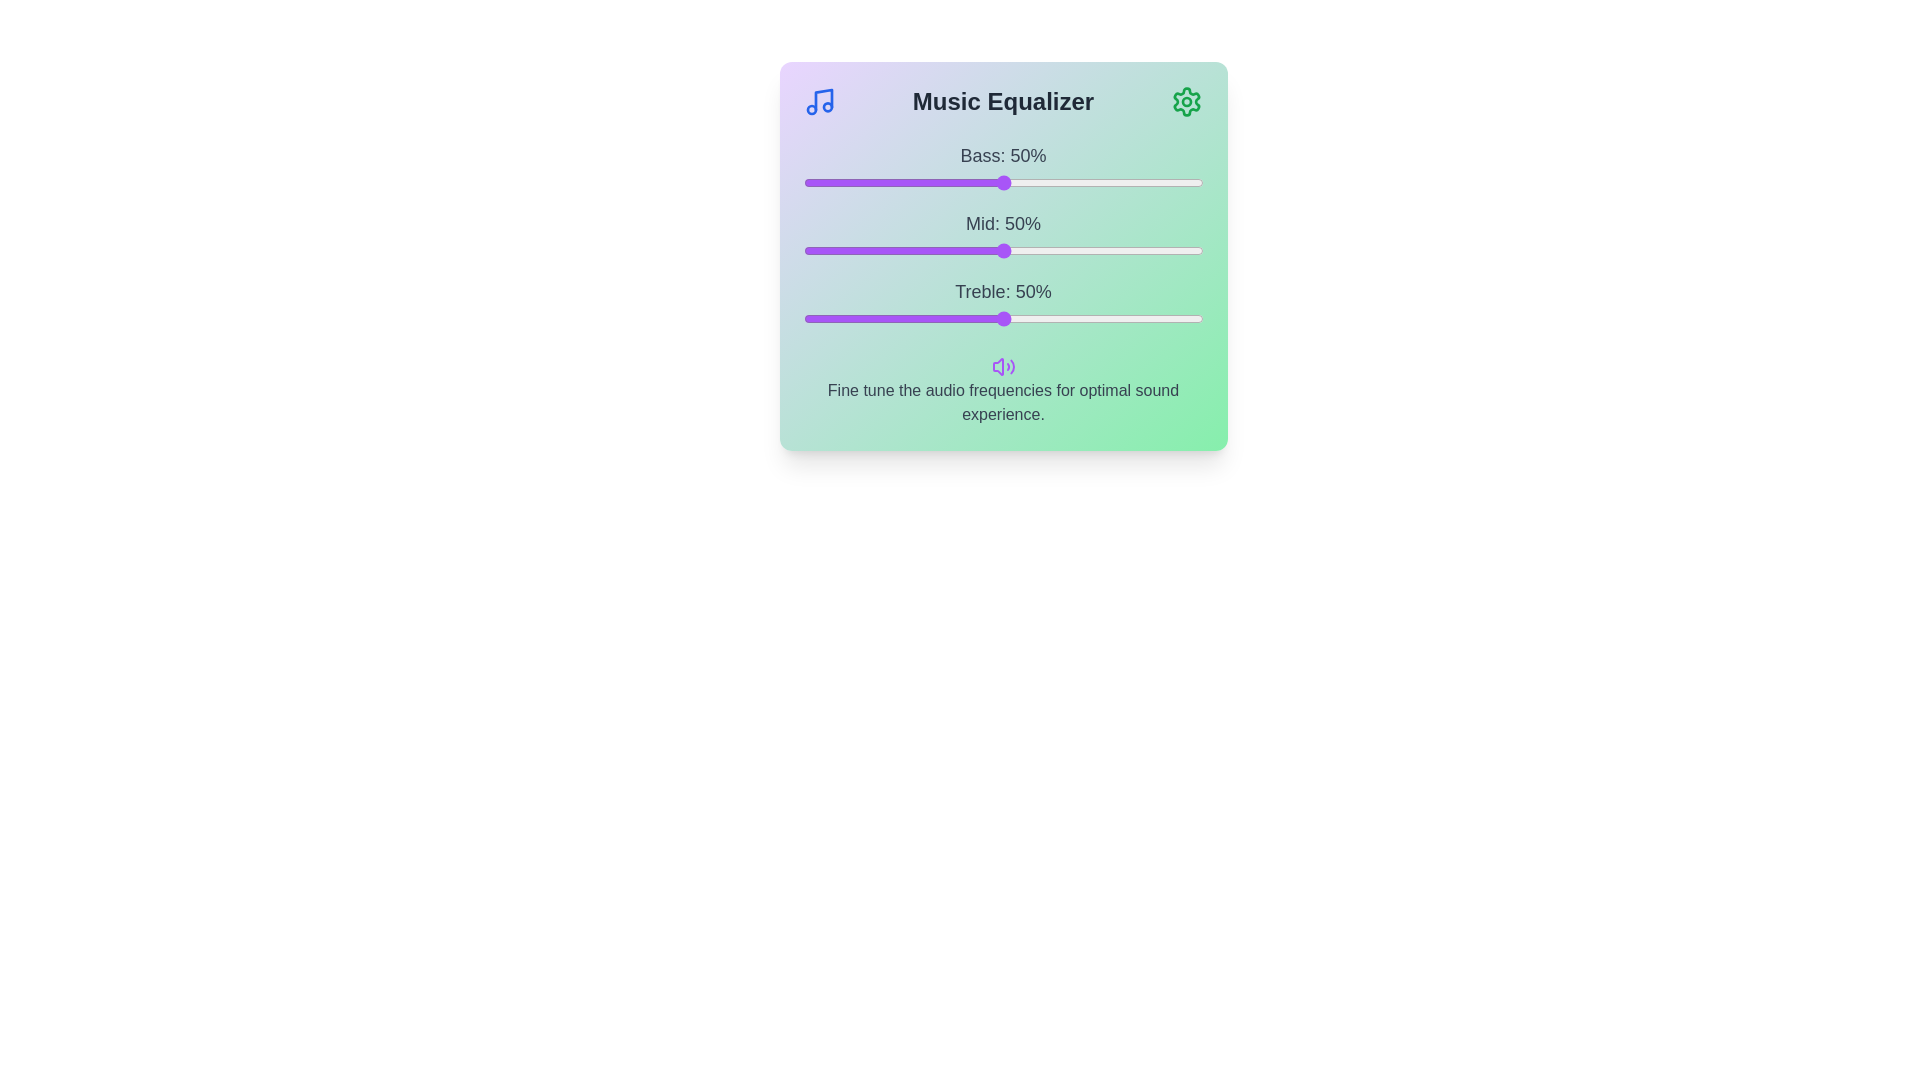 This screenshot has height=1080, width=1920. What do you see at coordinates (1135, 318) in the screenshot?
I see `the treble slider to 83%` at bounding box center [1135, 318].